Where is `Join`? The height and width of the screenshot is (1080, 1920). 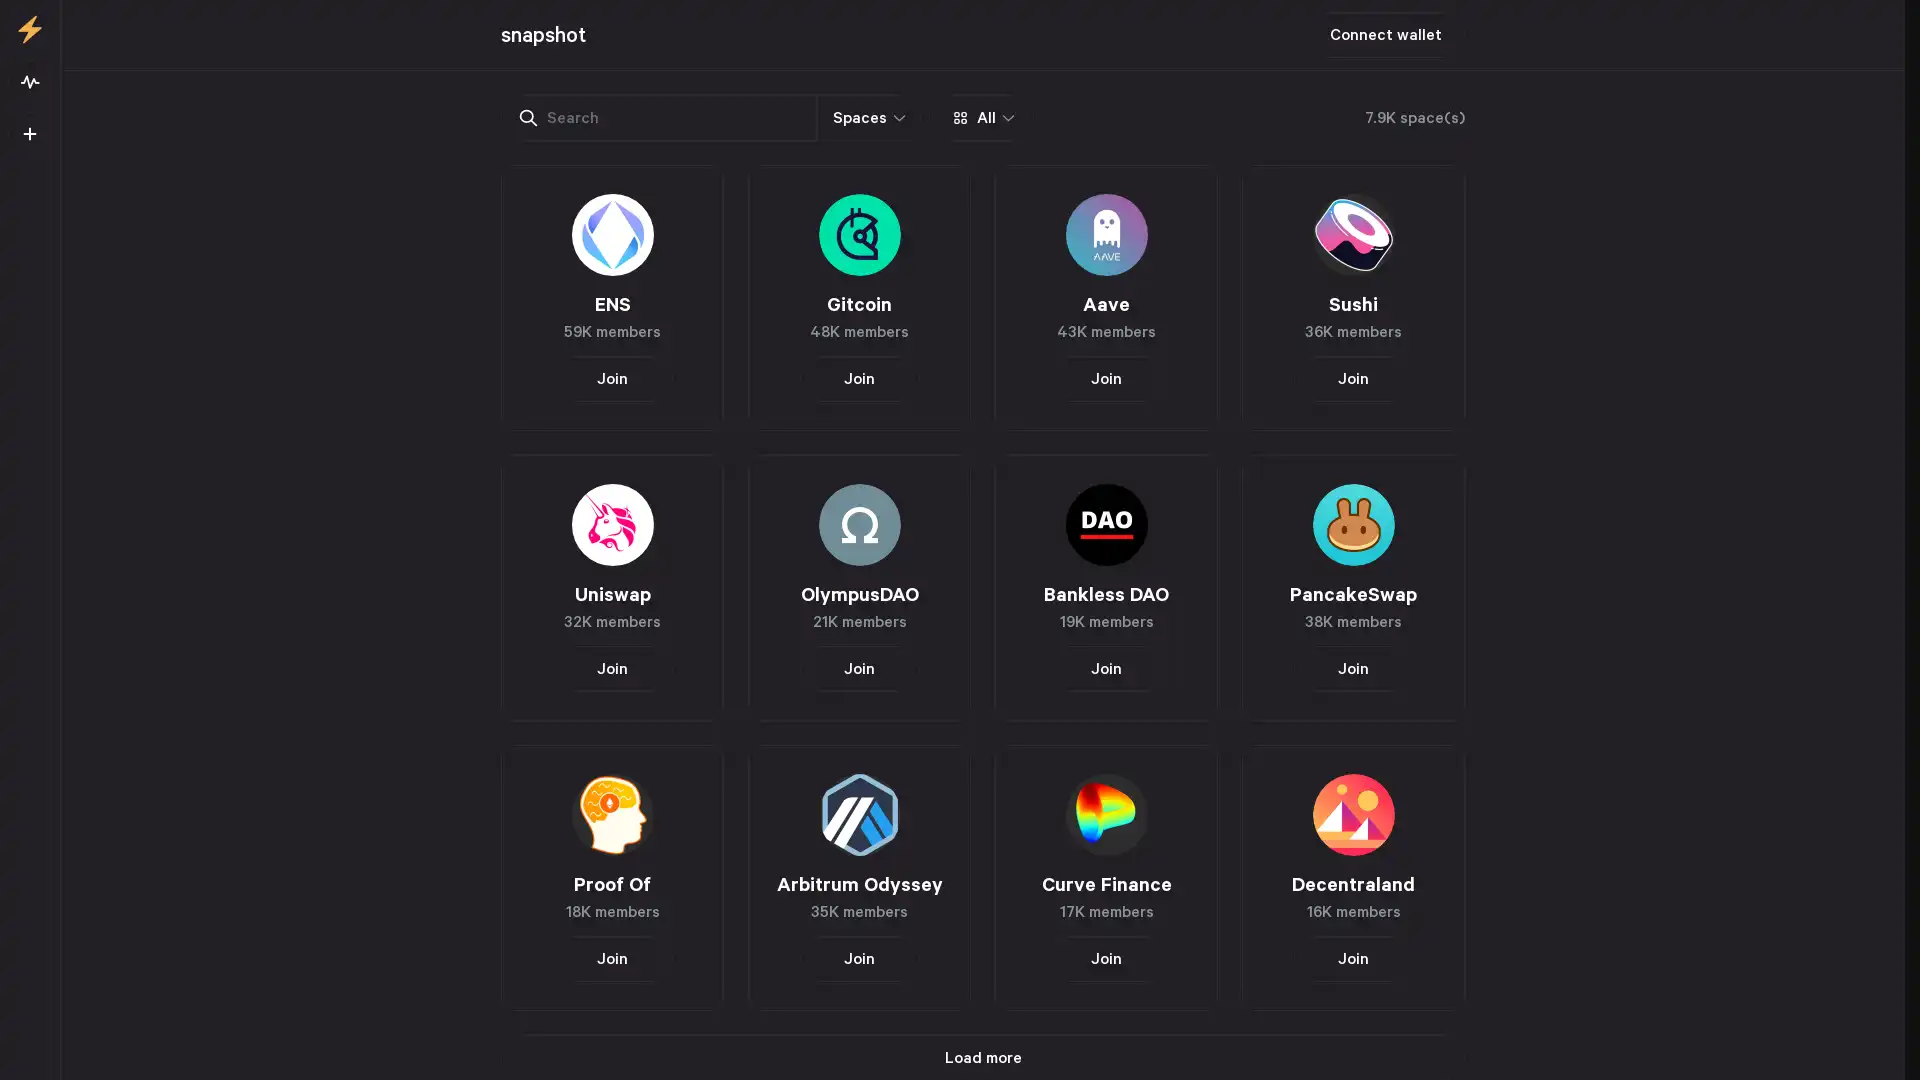
Join is located at coordinates (1353, 378).